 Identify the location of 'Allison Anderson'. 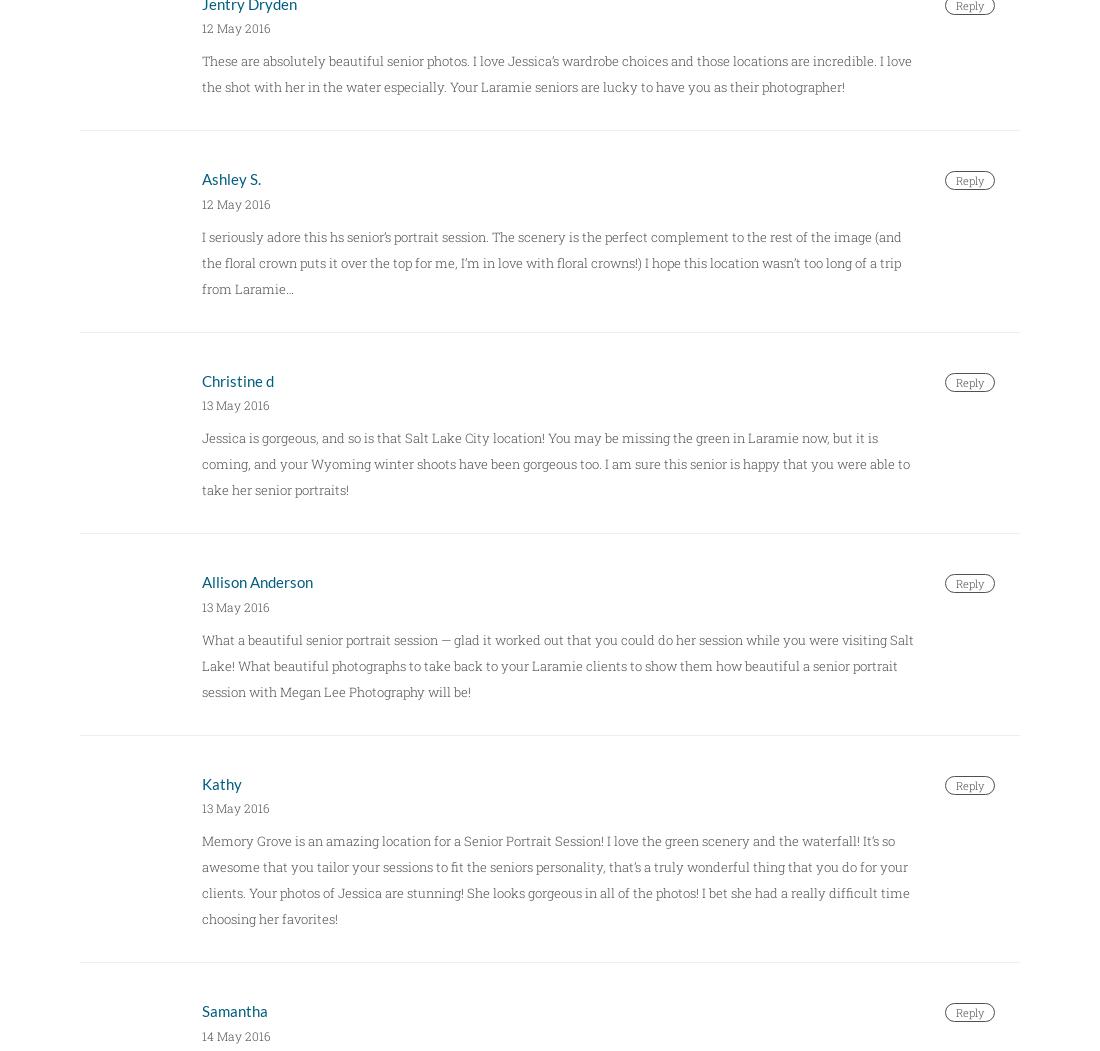
(200, 582).